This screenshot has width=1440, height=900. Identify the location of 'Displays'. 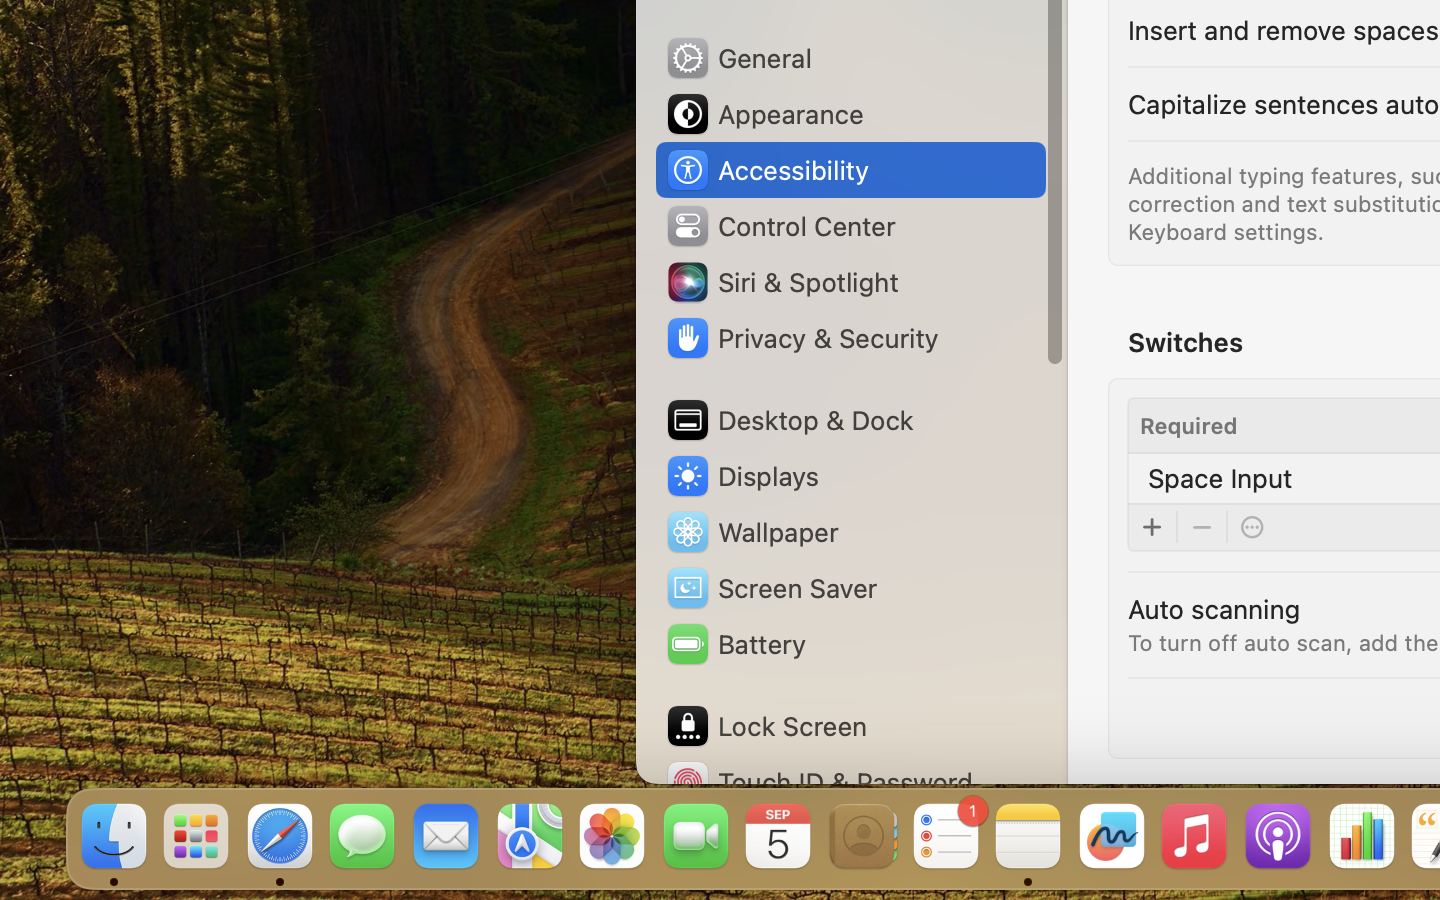
(741, 475).